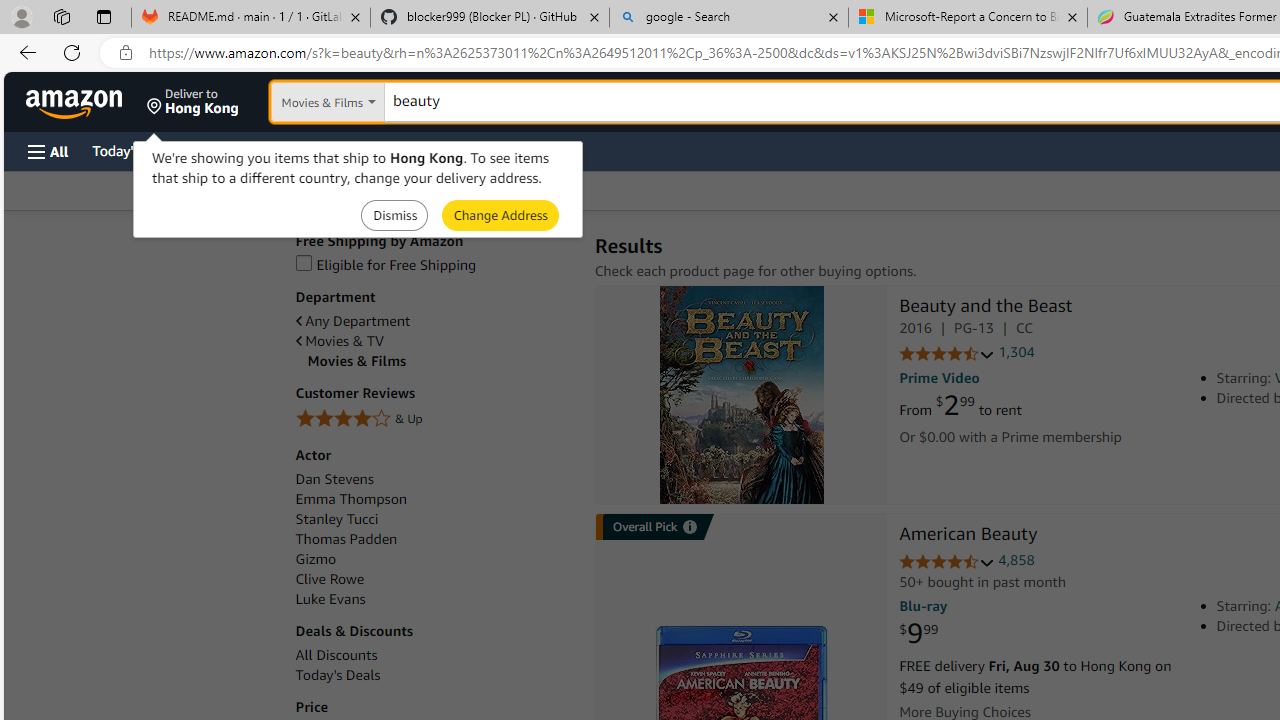 This screenshot has height=720, width=1280. What do you see at coordinates (371, 102) in the screenshot?
I see `'Search in'` at bounding box center [371, 102].